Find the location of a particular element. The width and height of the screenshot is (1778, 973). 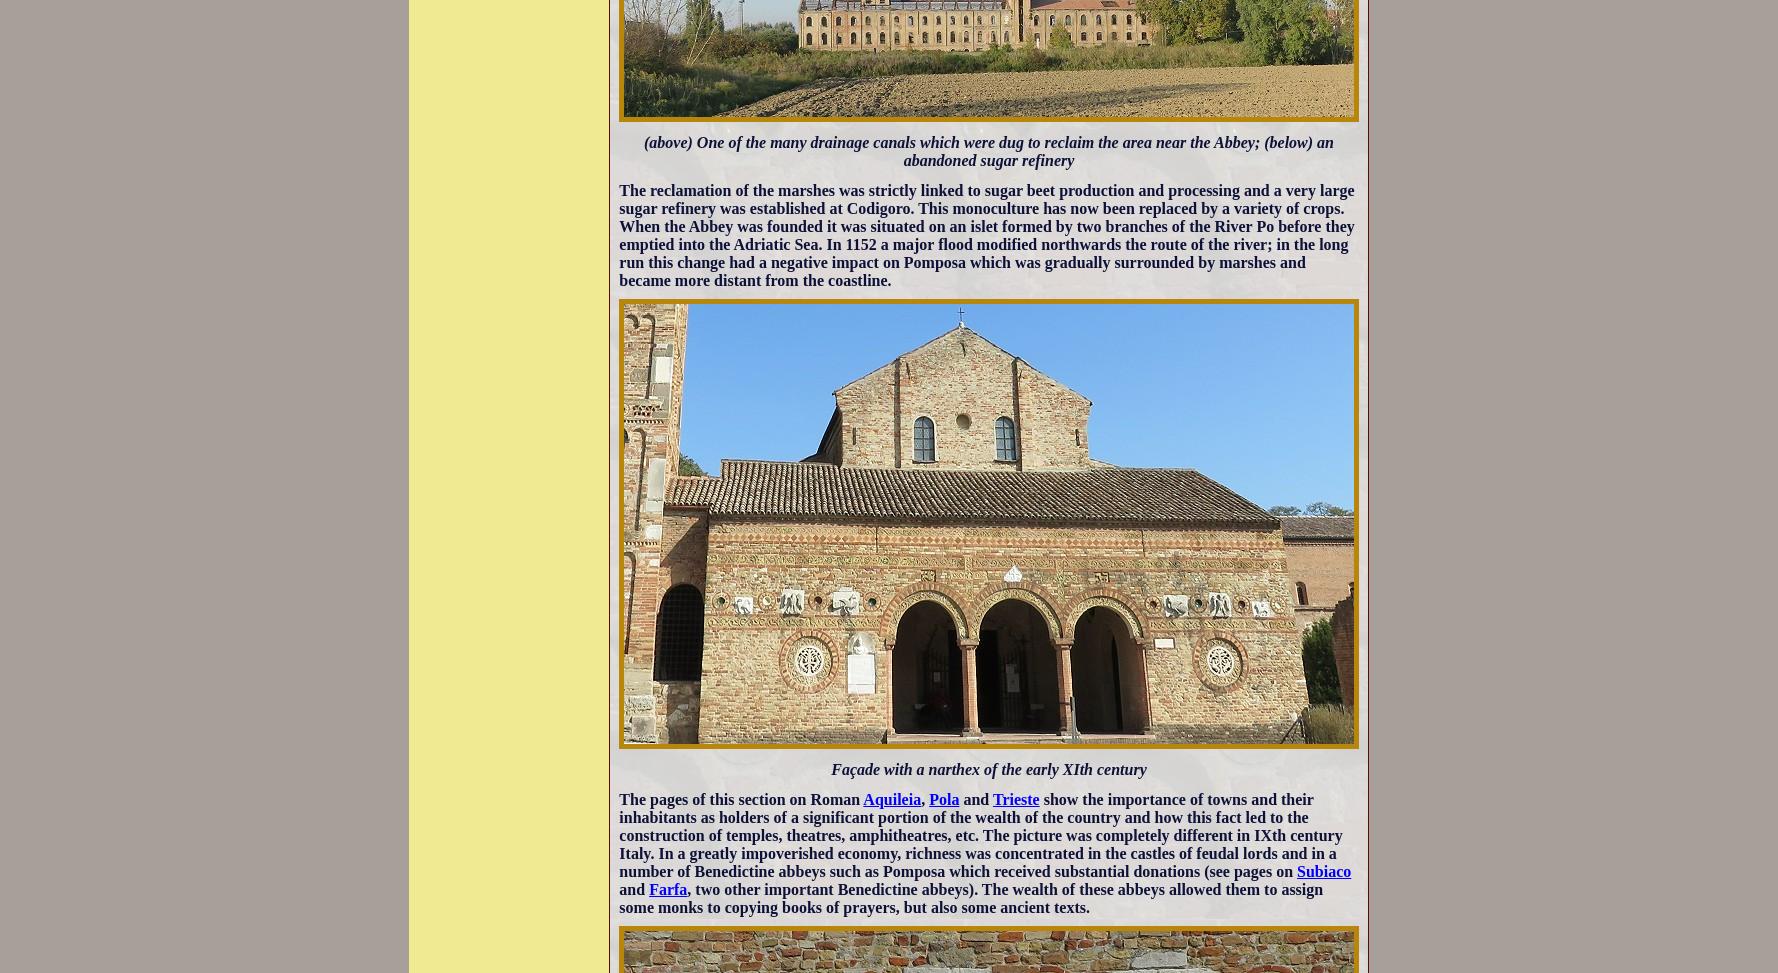

'show the importance of towns and their inhabitants as holders of a significant portion of the wealth of the country and how this fact led to the construction of temples, theatres, amphitheatres, etc. 
The picture was completely different in IXth century Italy. In a greatly impoverished economy, richness was concentrated in the castles of feudal lords and in a number of Benedictine abbeys such as Pomposa which received substantial donations (see pages on' is located at coordinates (979, 834).